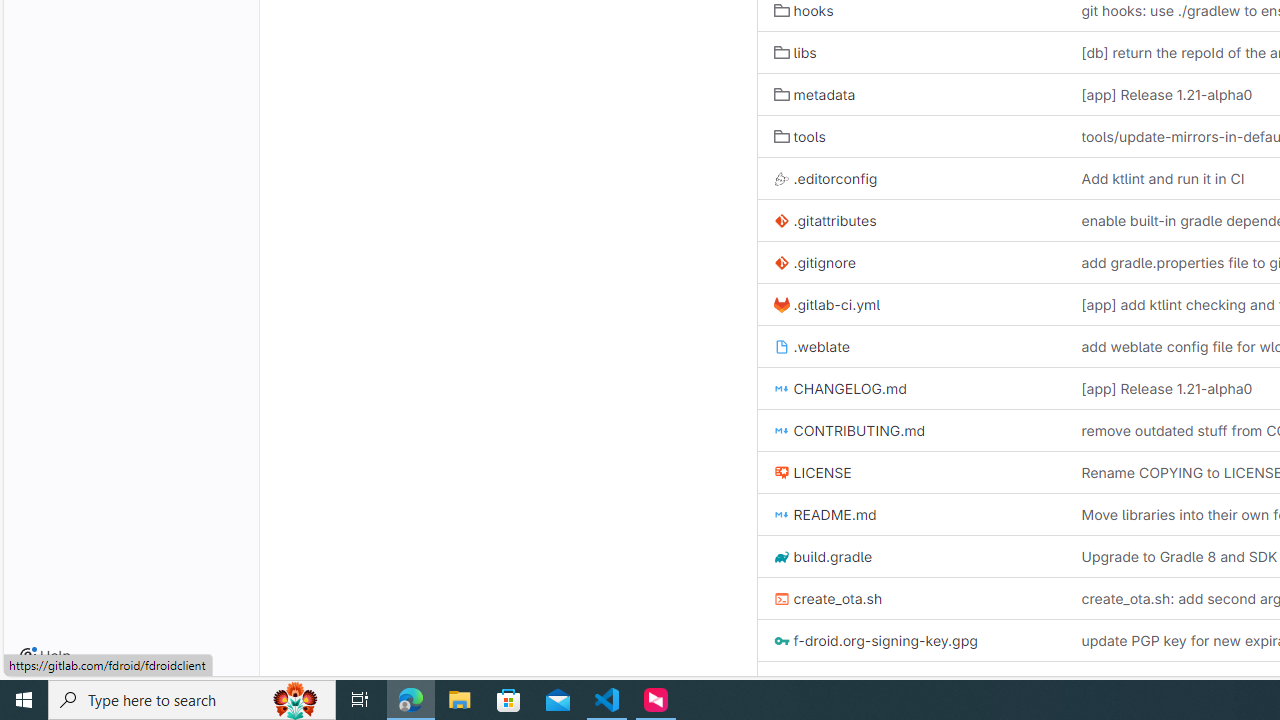  Describe the element at coordinates (811, 346) in the screenshot. I see `'.weblate'` at that location.